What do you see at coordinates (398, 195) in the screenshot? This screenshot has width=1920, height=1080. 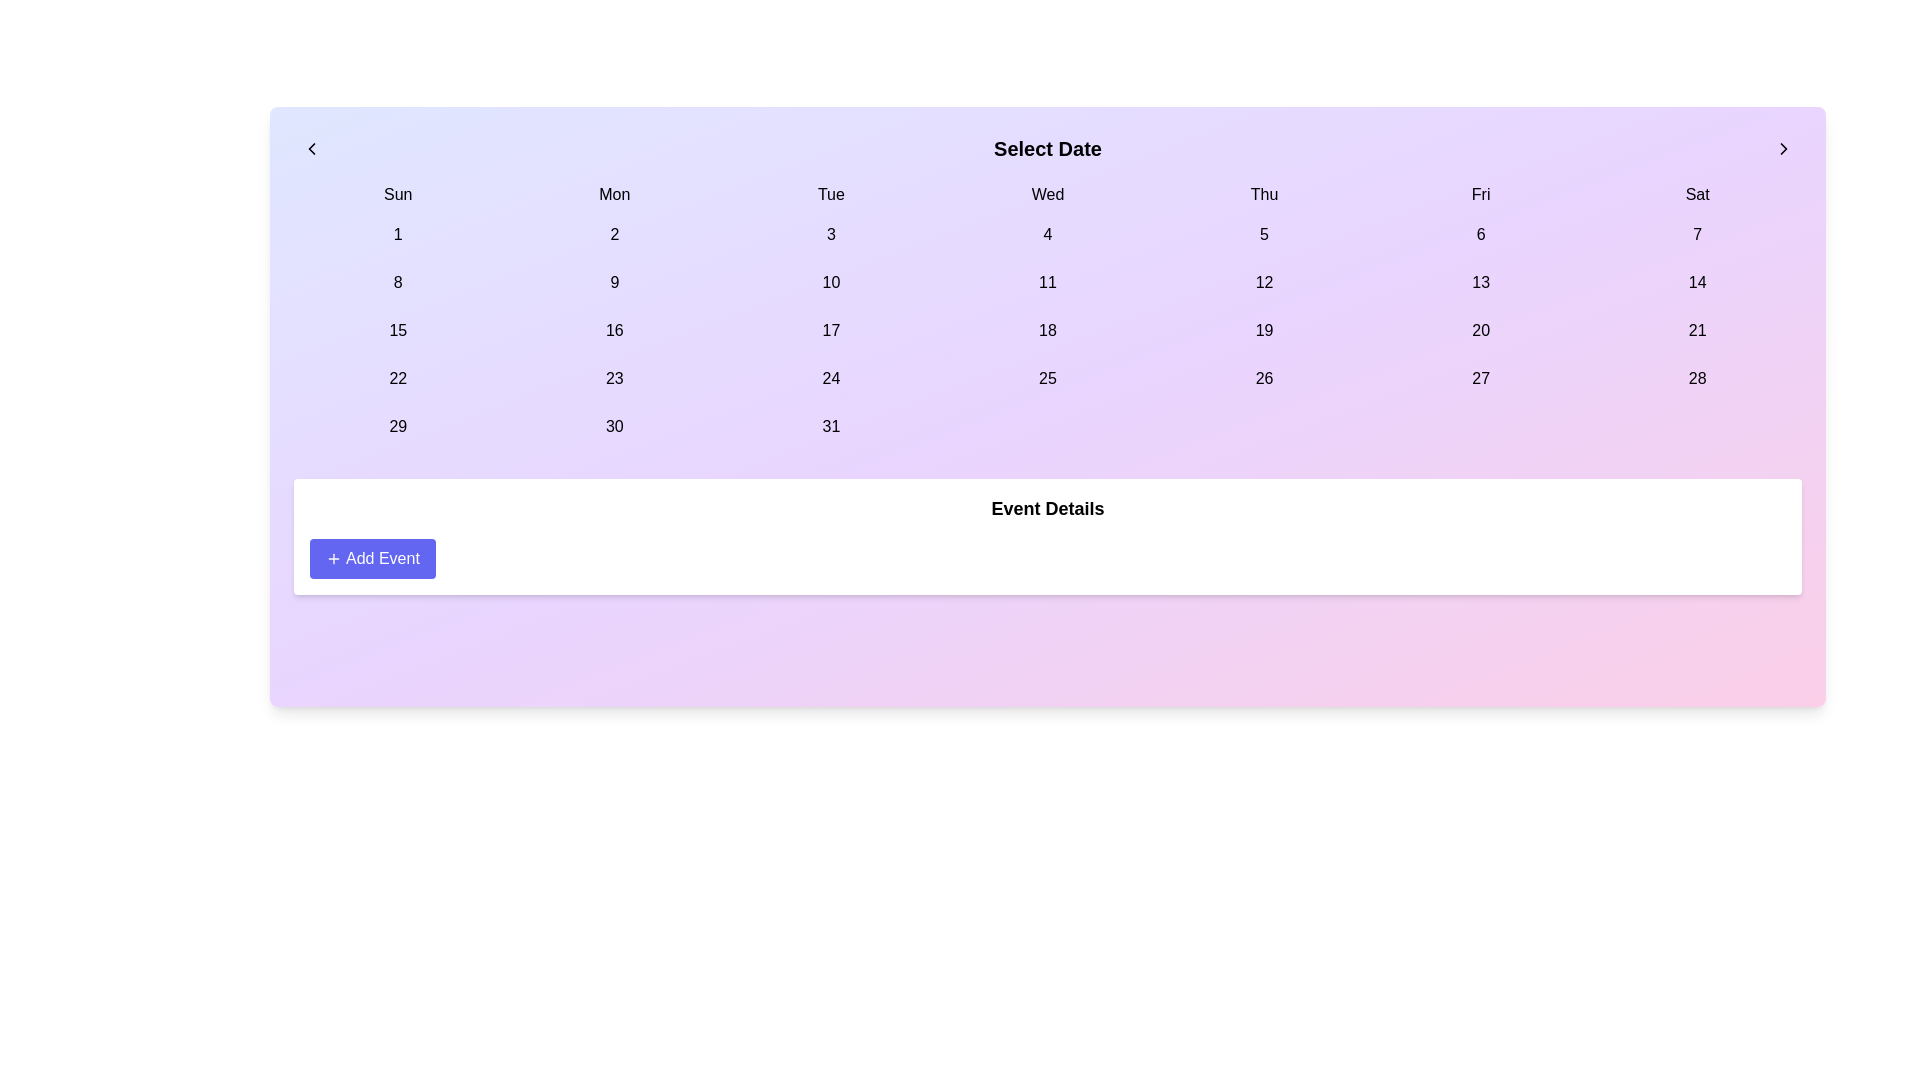 I see `the text label displaying 'Sun', which is the first element in the horizontal list of weekday names` at bounding box center [398, 195].